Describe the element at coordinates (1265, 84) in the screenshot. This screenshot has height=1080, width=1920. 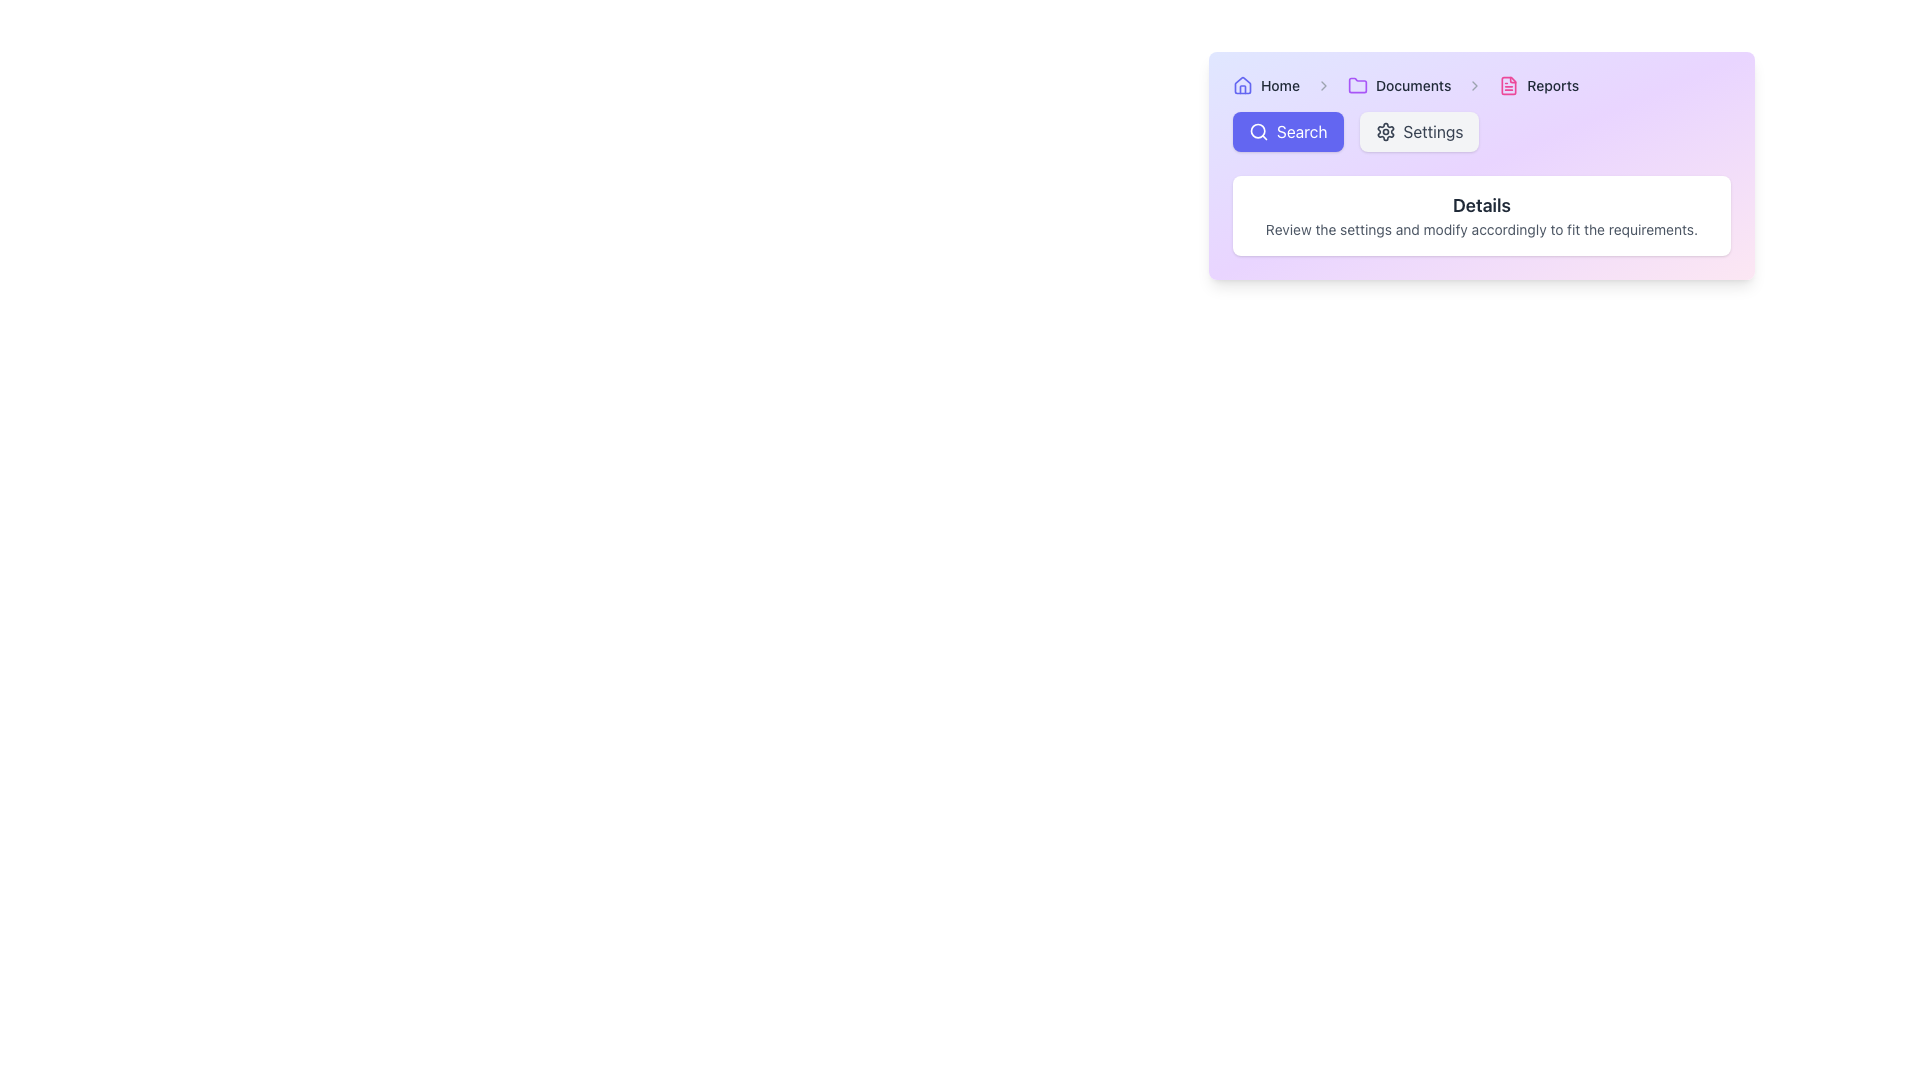
I see `the 'Home' breadcrumb item, which is the first breadcrumb item represented by a house icon and gray text` at that location.